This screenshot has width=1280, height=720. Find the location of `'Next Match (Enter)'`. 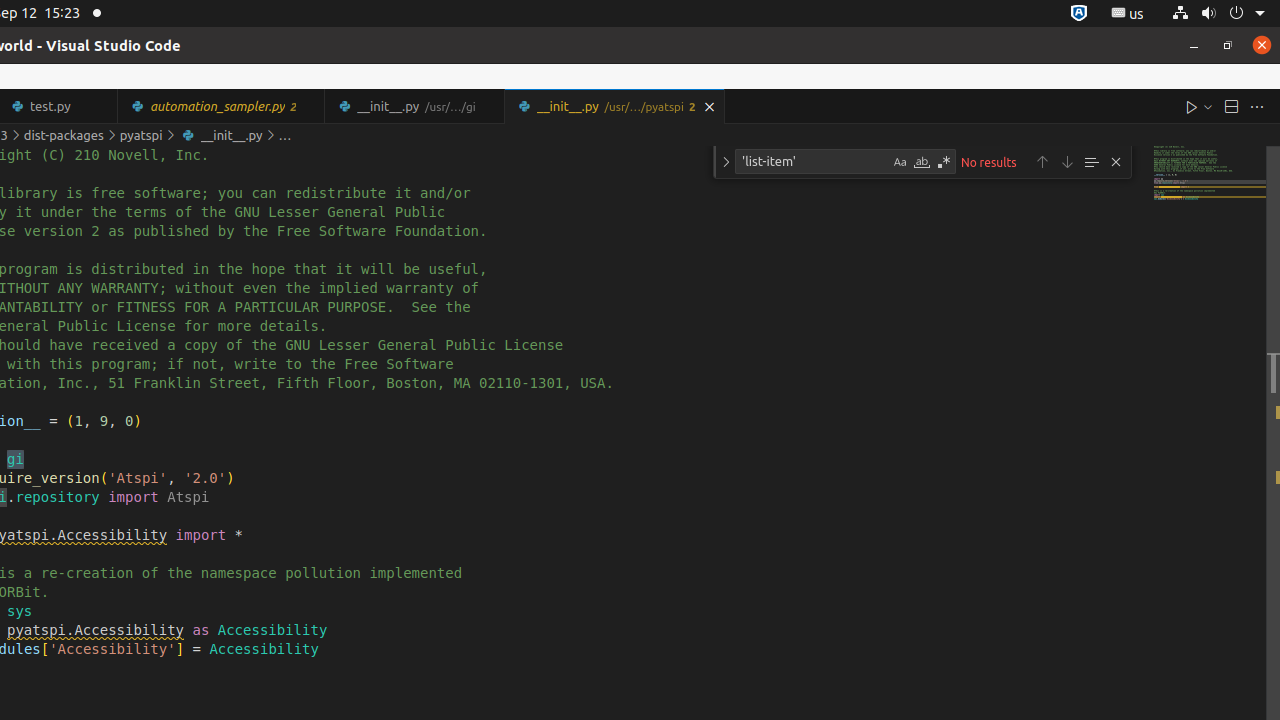

'Next Match (Enter)' is located at coordinates (1066, 160).